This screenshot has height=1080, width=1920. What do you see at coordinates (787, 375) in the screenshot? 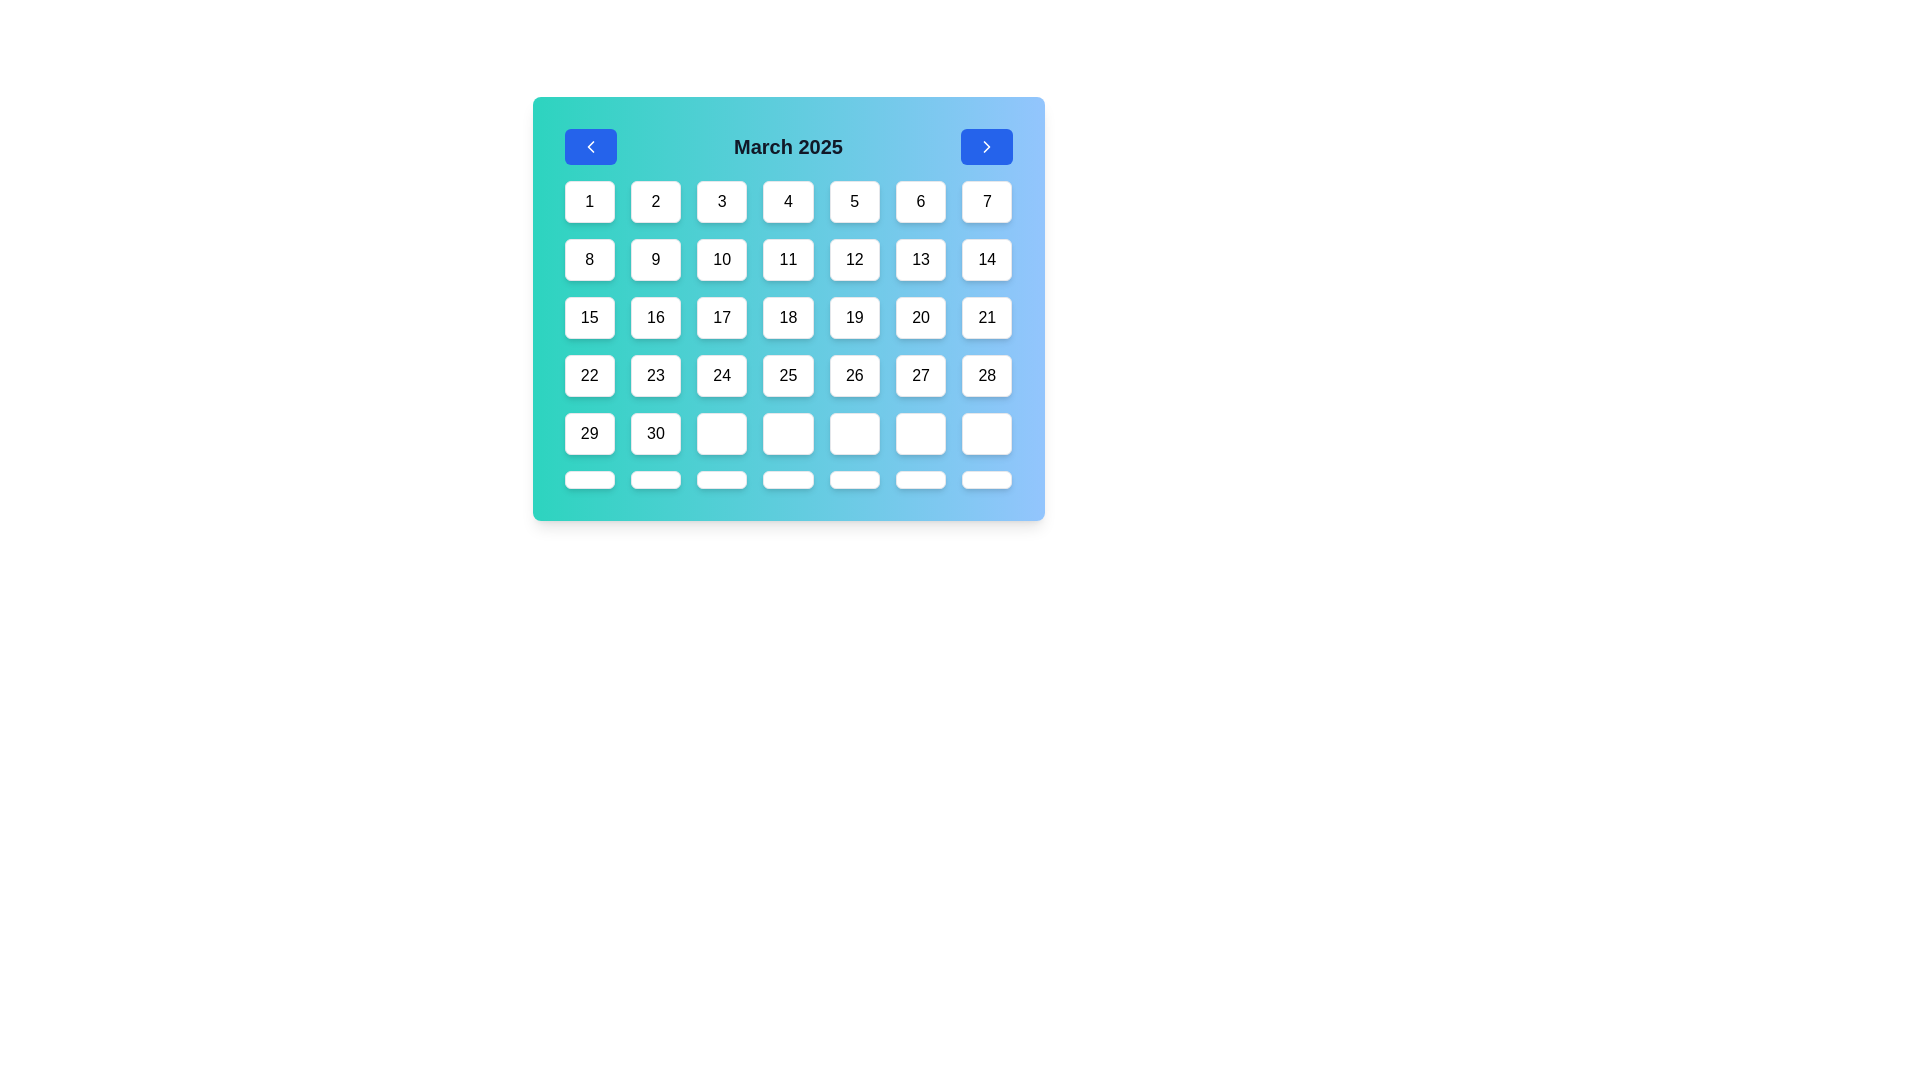
I see `the square-shaped button displaying the number '25', which is part of a calendar grid layout` at bounding box center [787, 375].